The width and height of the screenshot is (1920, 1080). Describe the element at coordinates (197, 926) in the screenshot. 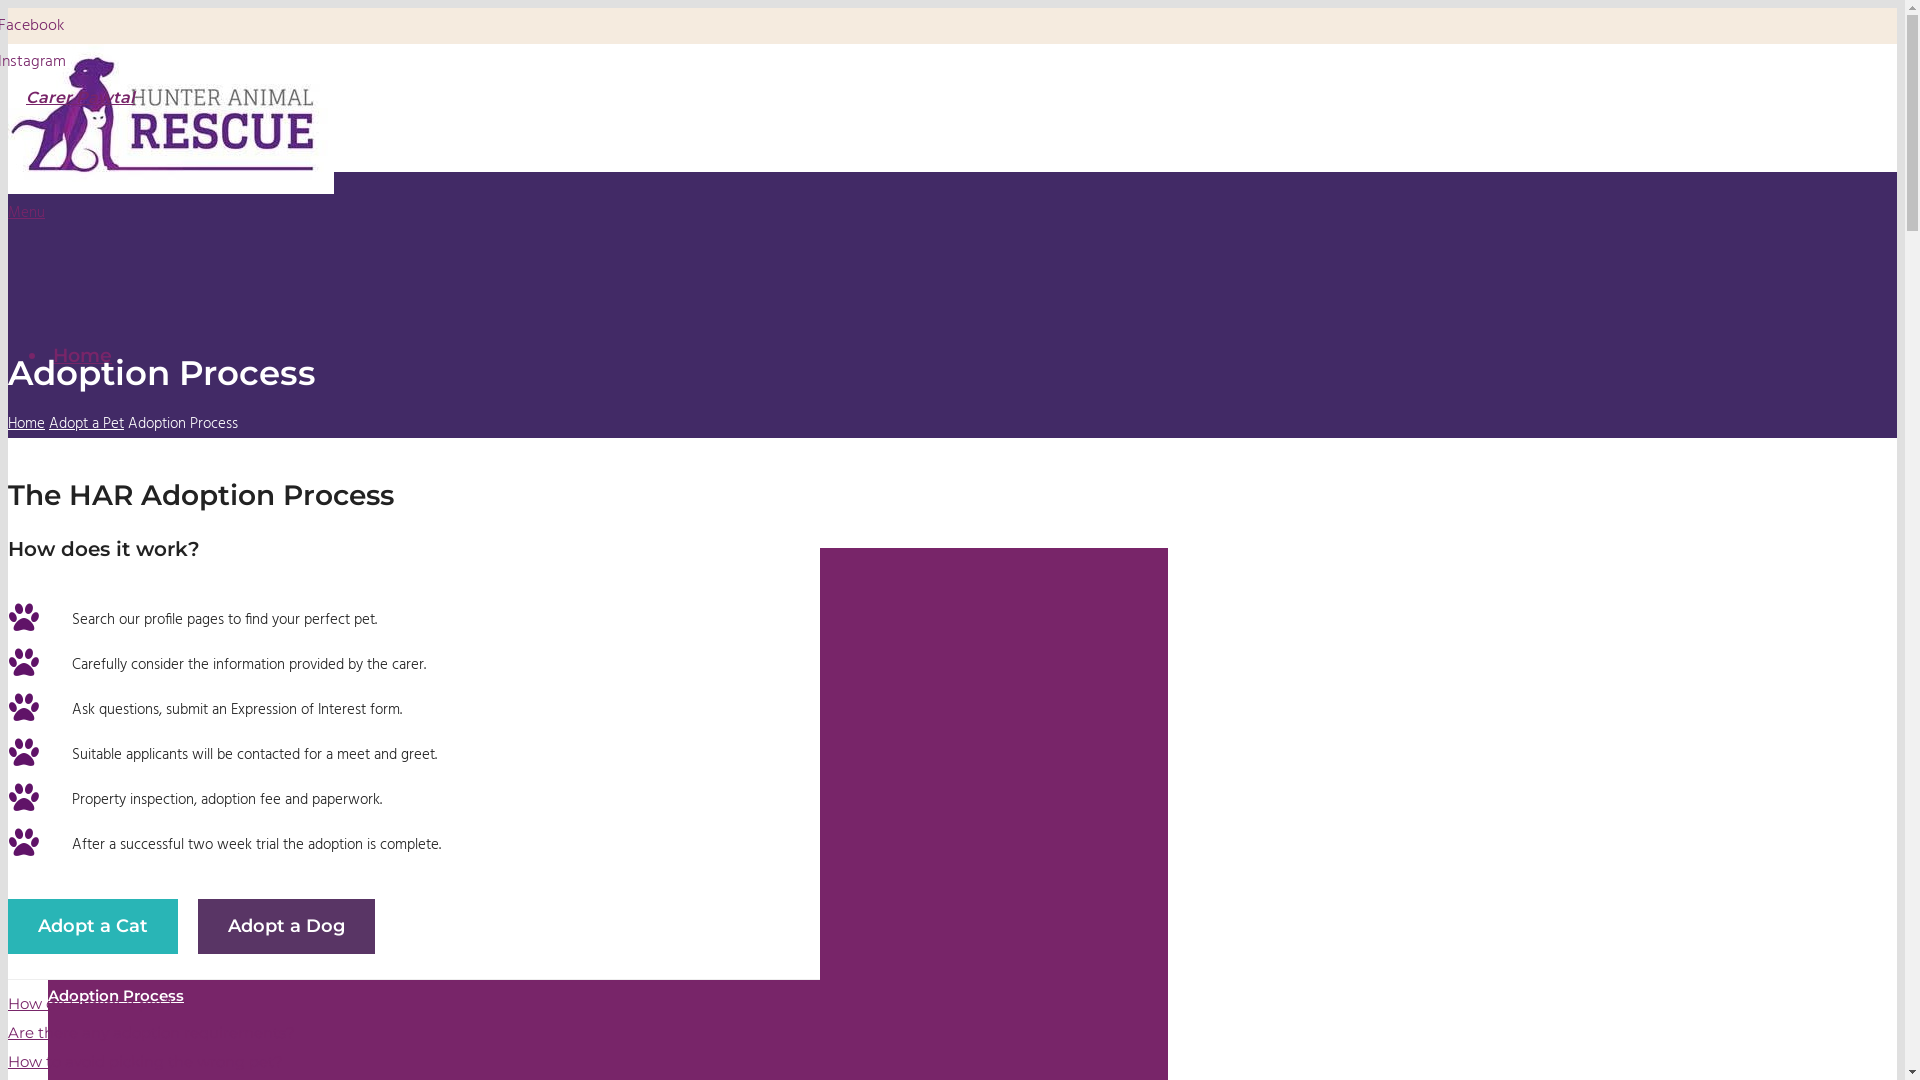

I see `'Adopt a Dog'` at that location.